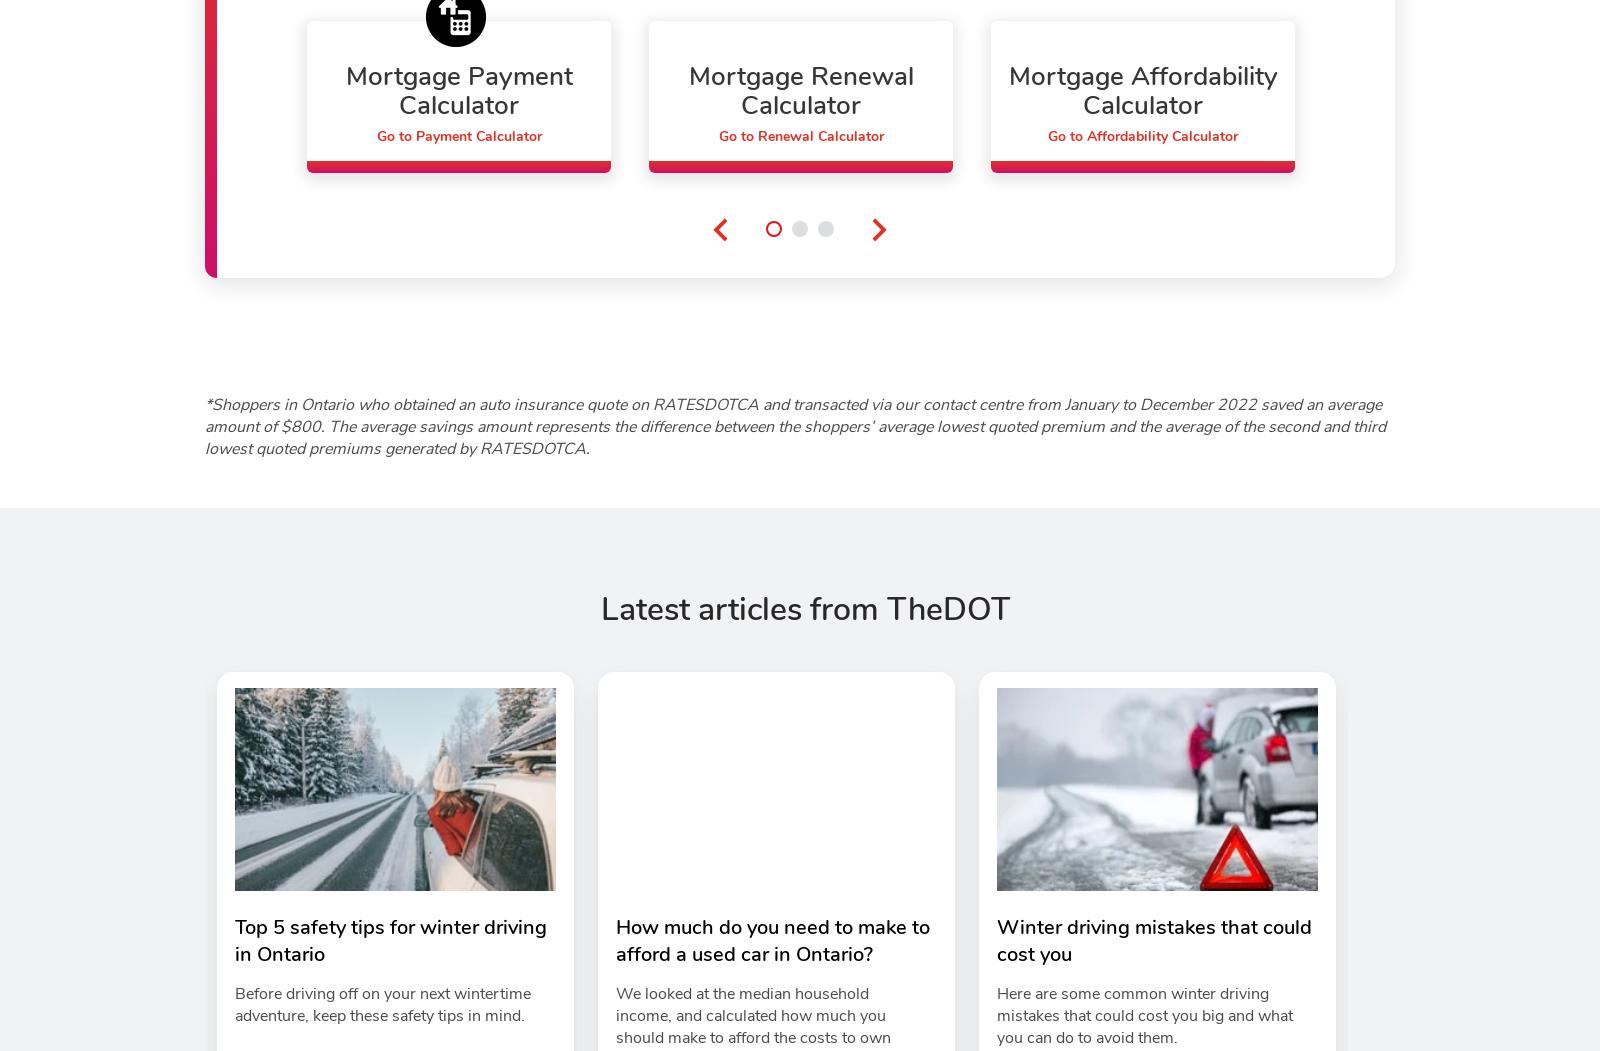 Image resolution: width=1600 pixels, height=1051 pixels. Describe the element at coordinates (616, 939) in the screenshot. I see `'How much do you need to make to afford a used car in Ontario?'` at that location.